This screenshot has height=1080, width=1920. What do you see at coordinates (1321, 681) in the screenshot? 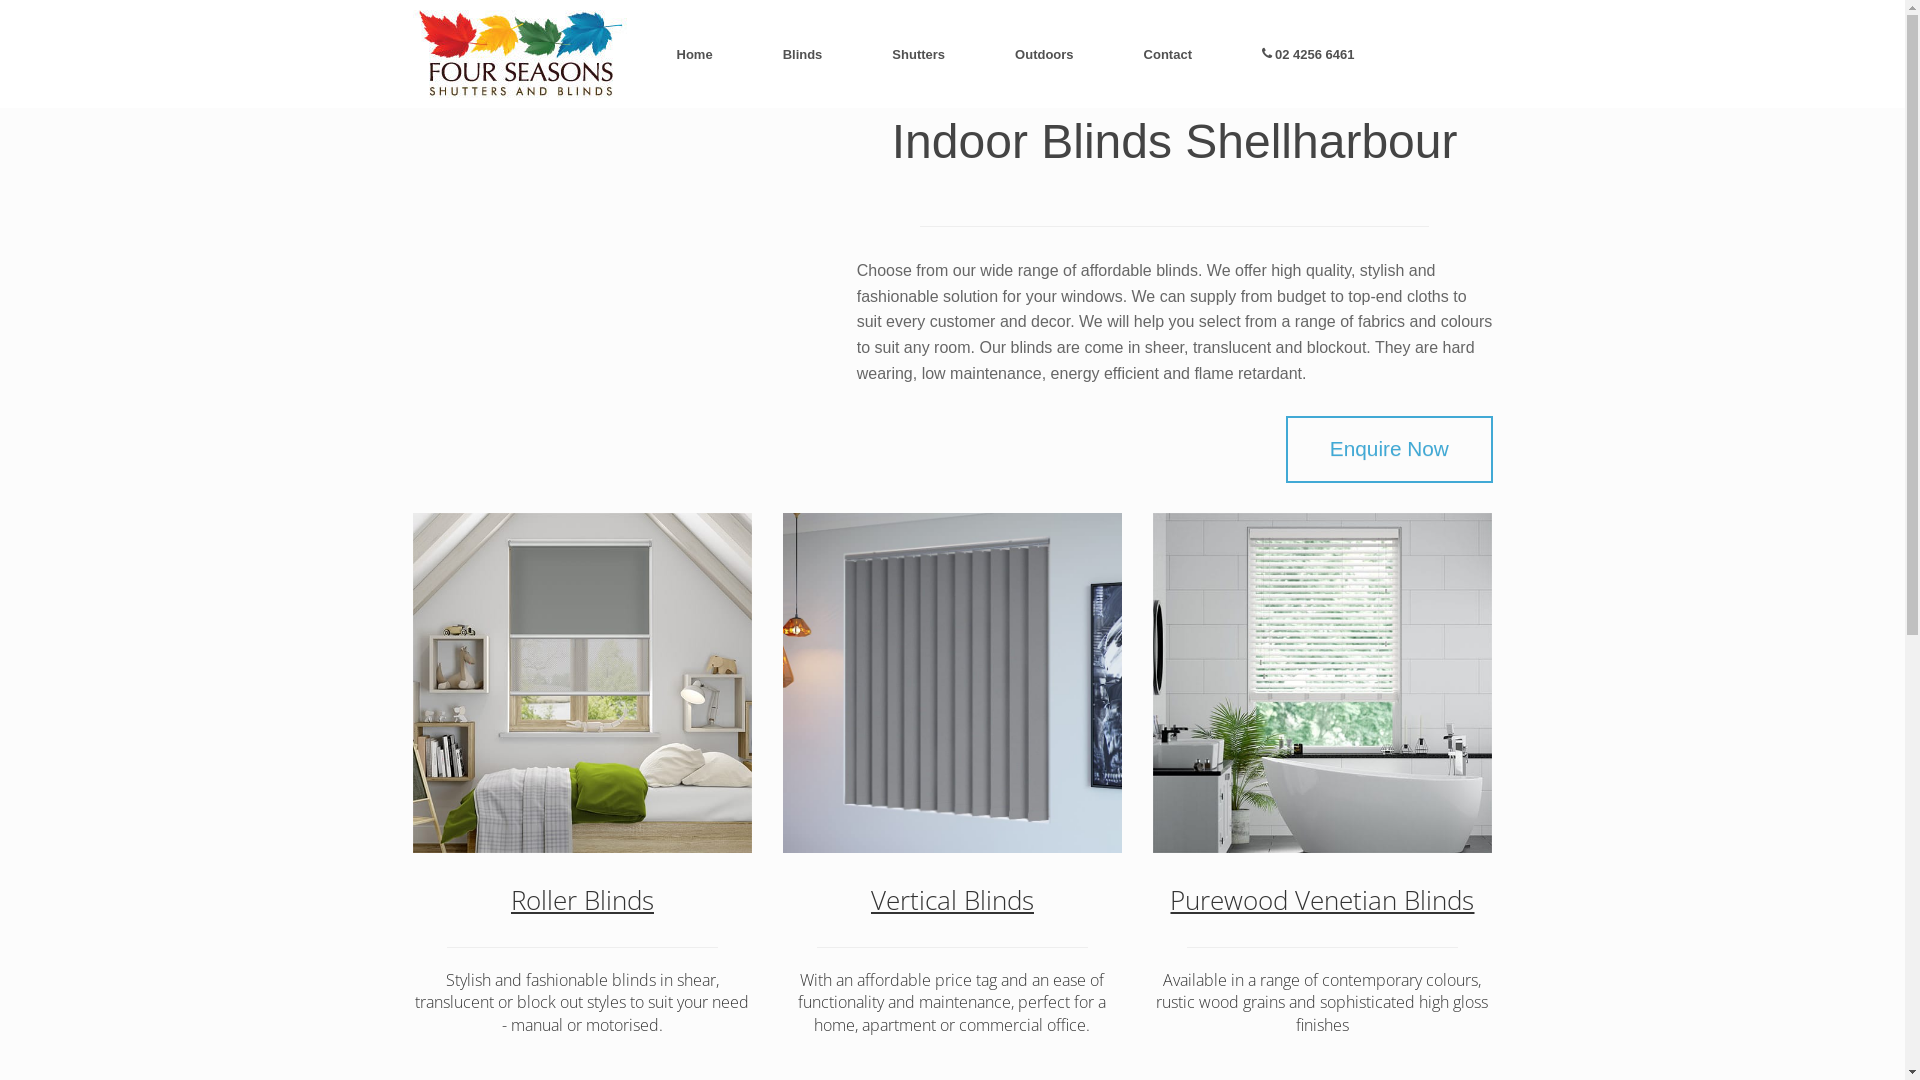
I see `'Purewood Venetians'` at bounding box center [1321, 681].